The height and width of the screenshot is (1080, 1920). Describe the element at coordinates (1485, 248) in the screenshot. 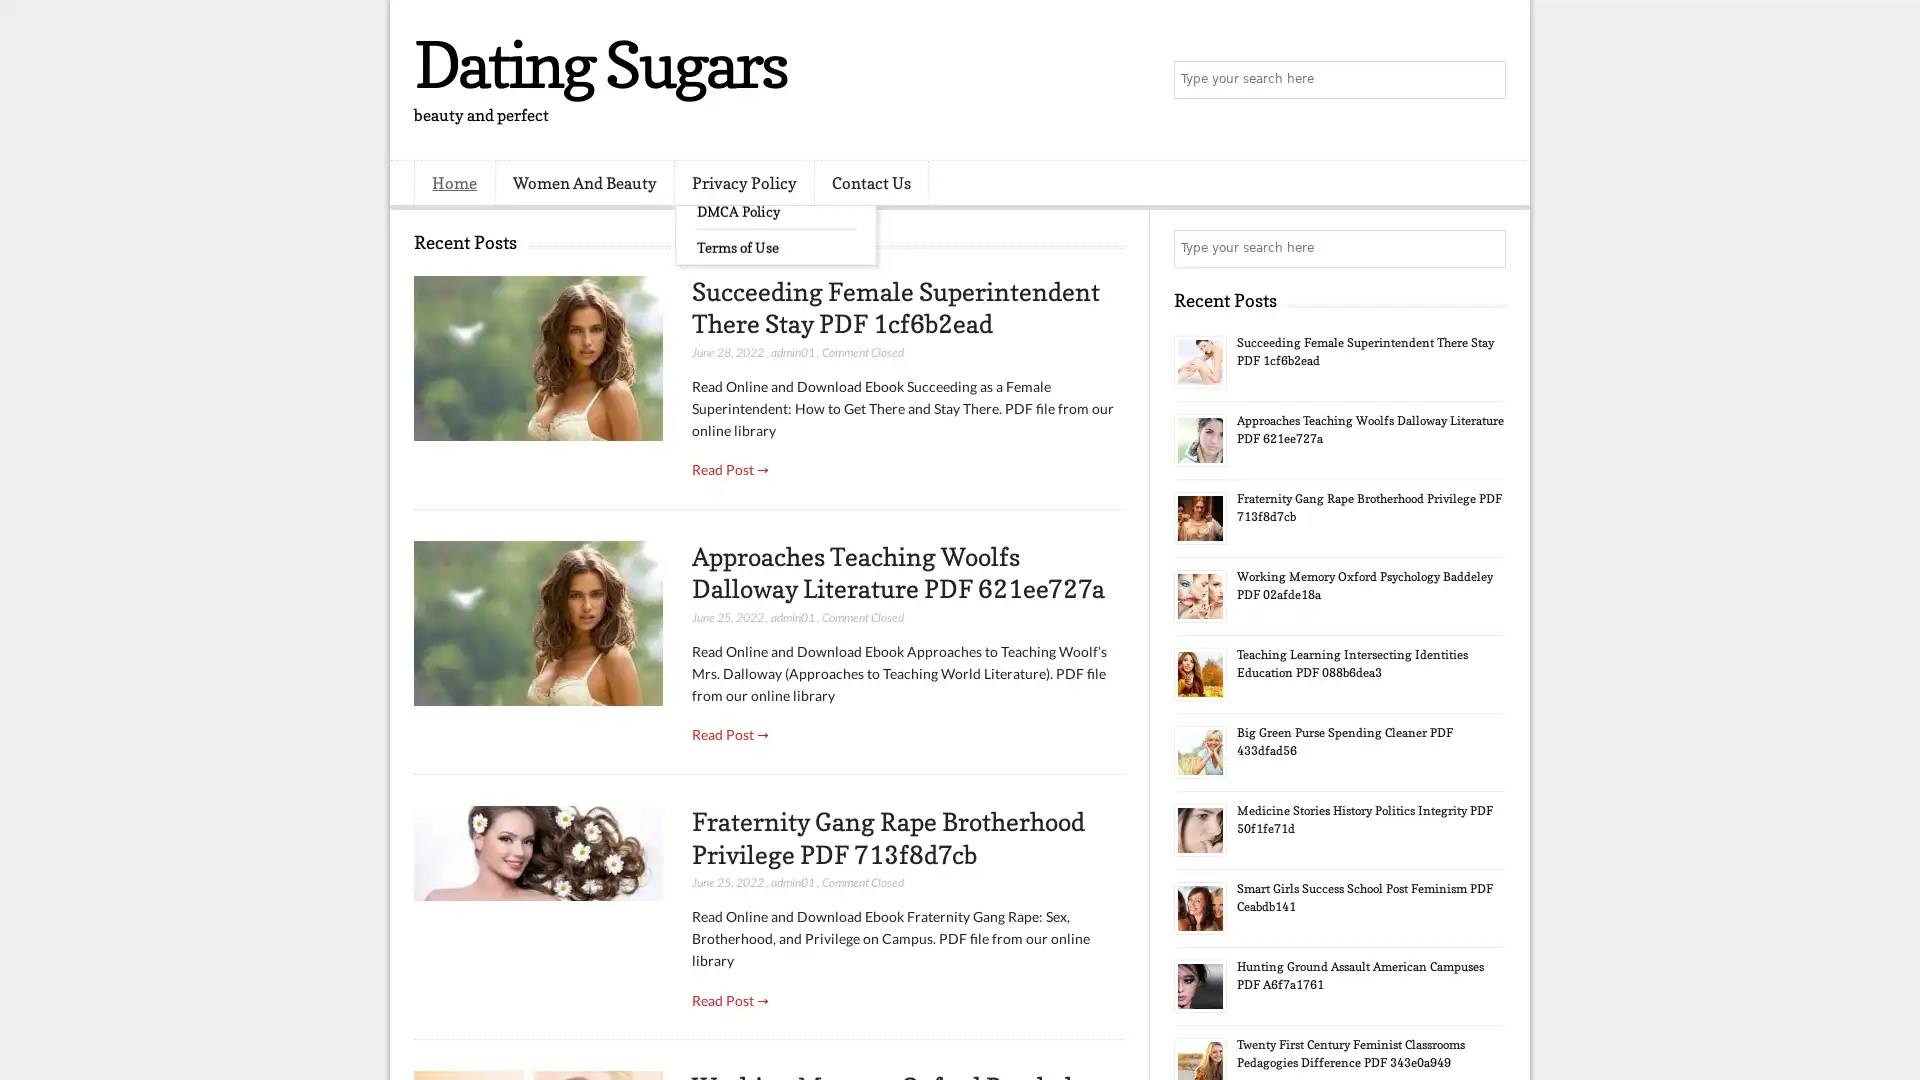

I see `Search` at that location.